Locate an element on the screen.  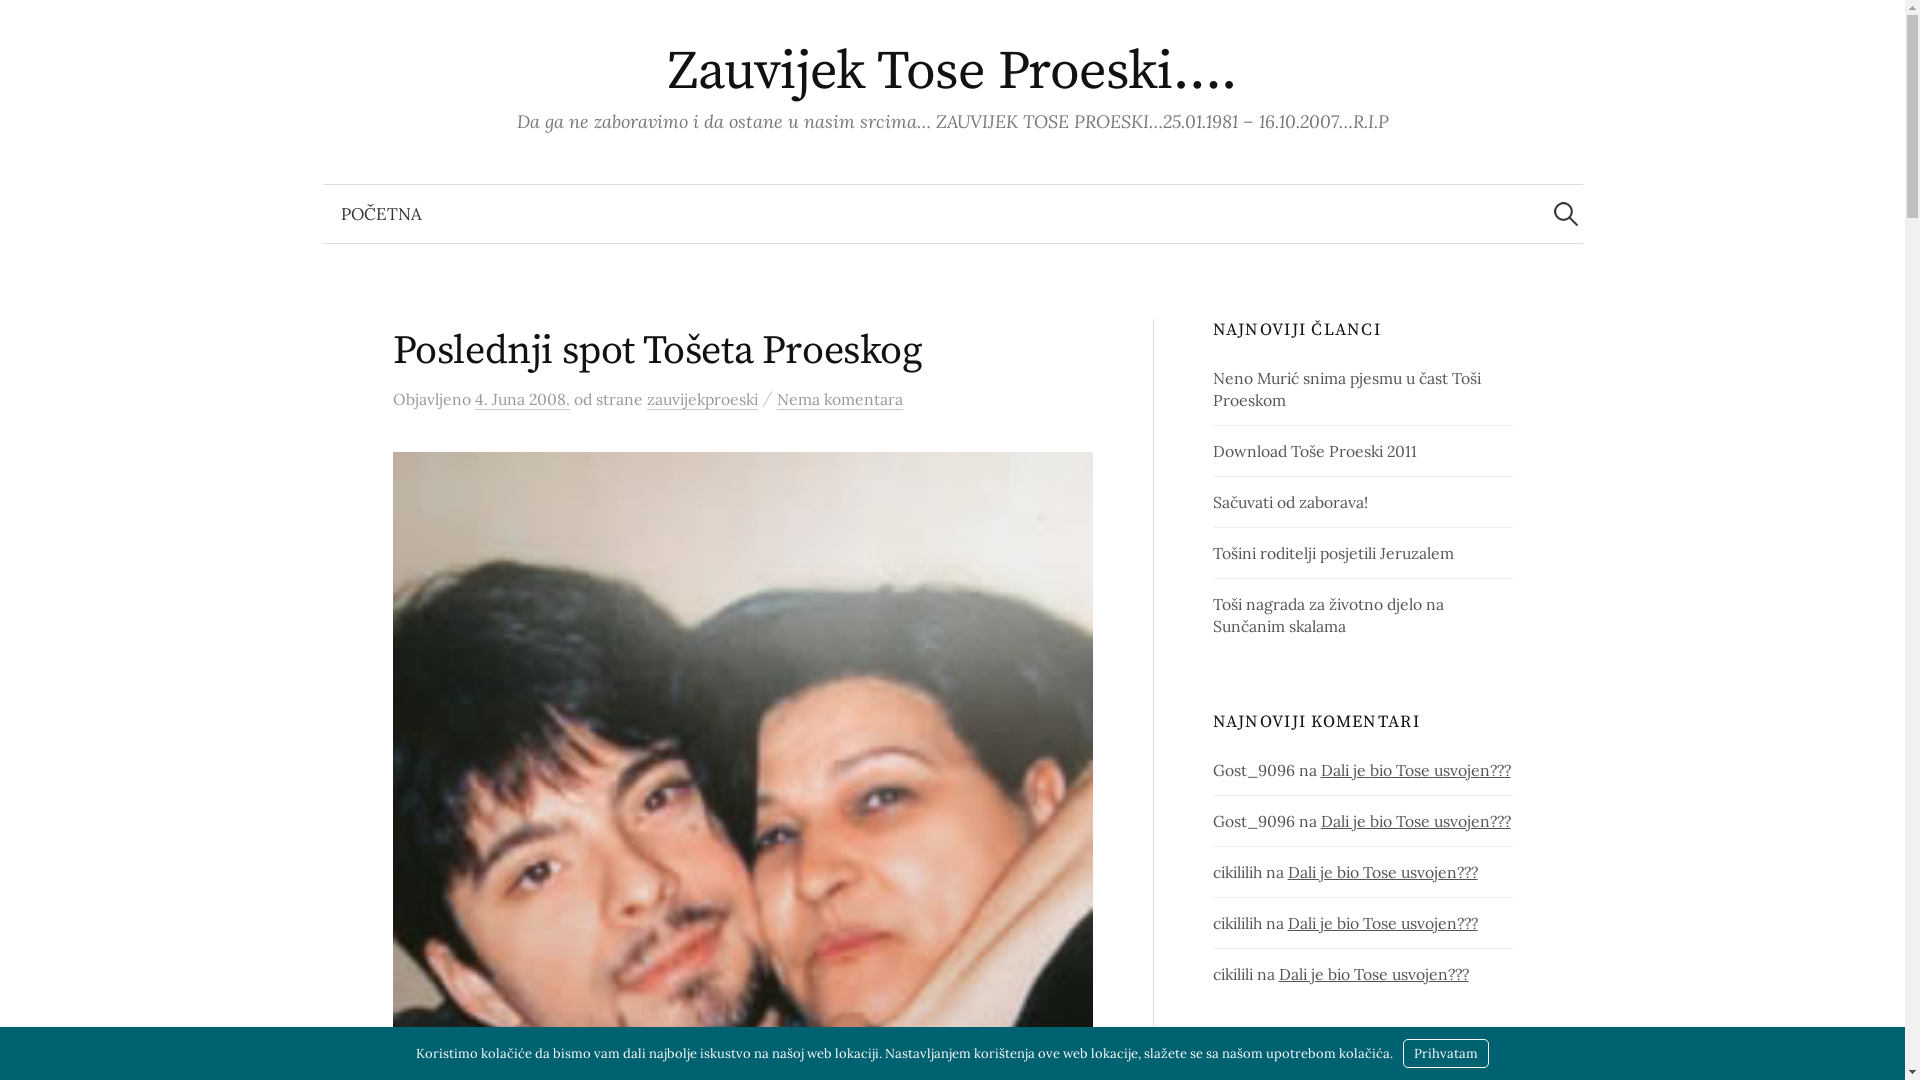
'Prihvatam' is located at coordinates (1445, 1052).